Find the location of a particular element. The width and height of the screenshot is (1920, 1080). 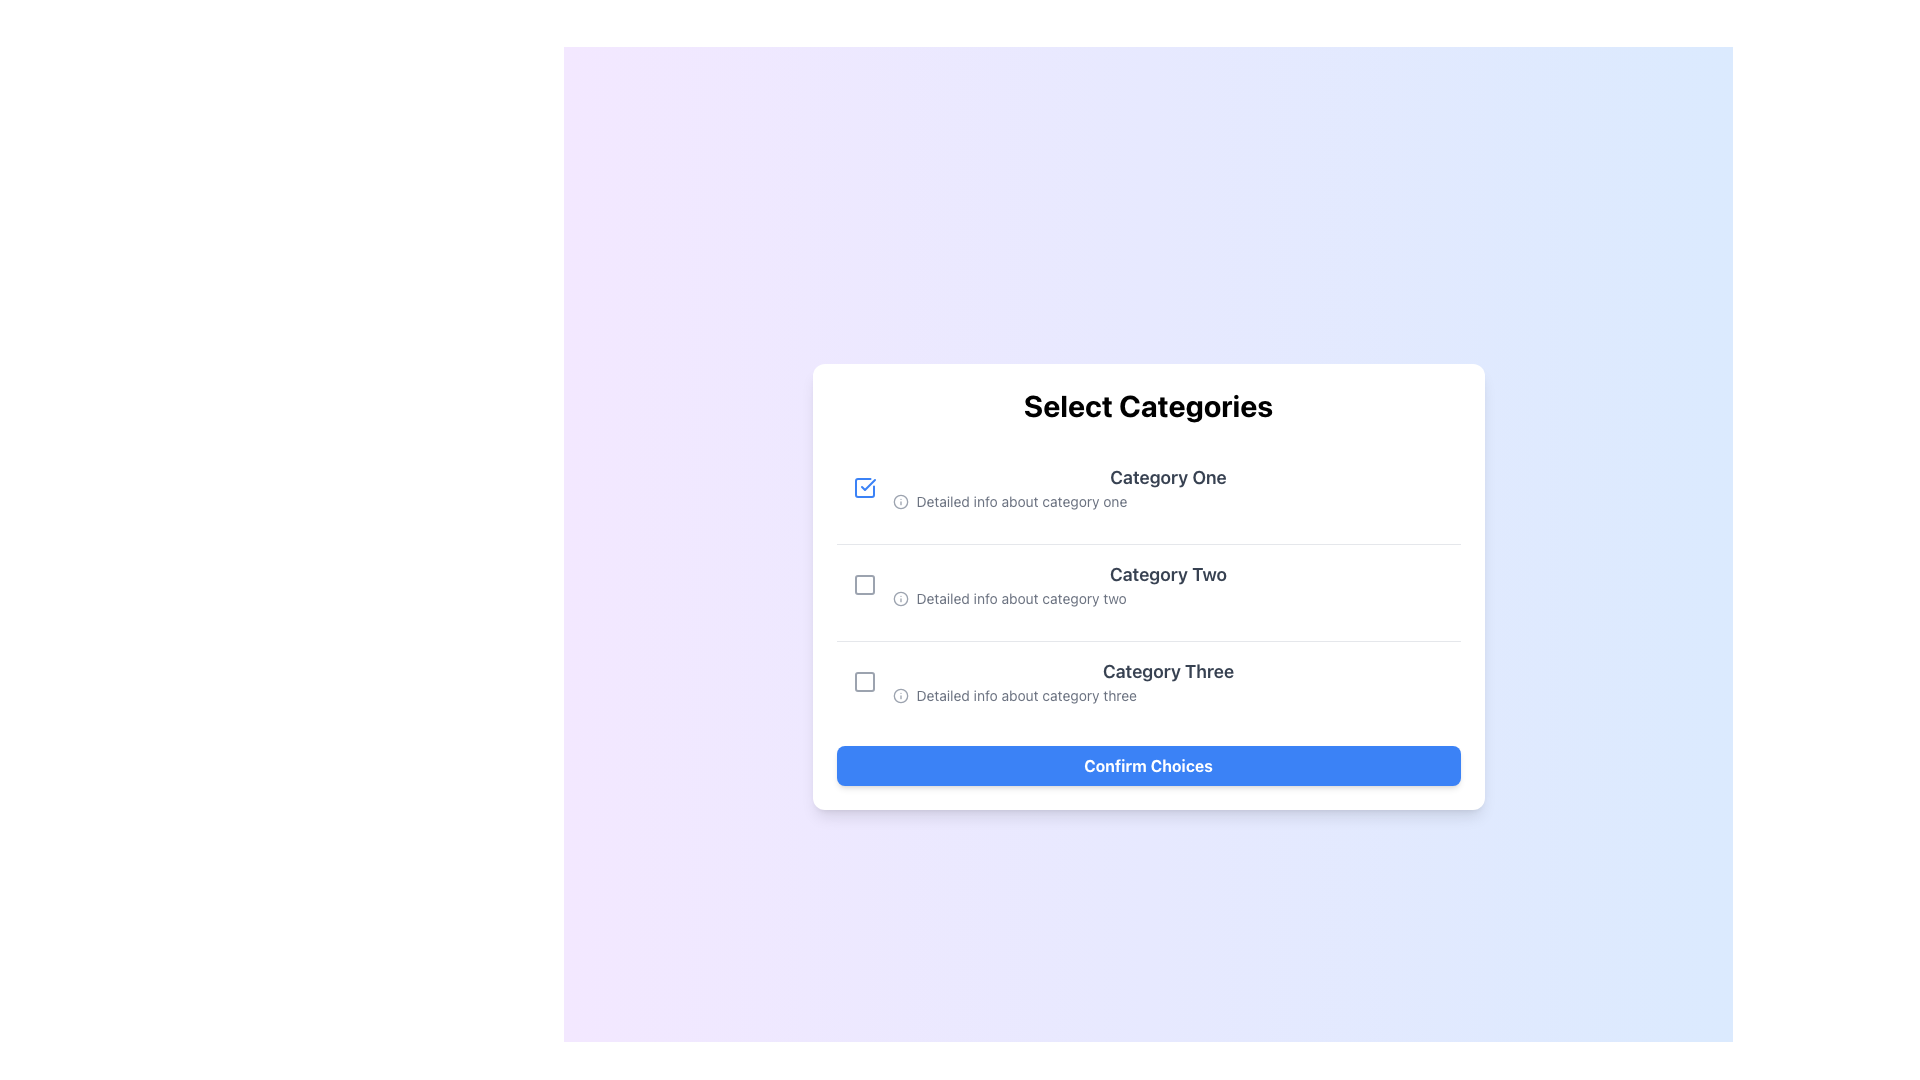

the 'info' icon with a circular border located to the left of the text 'Detailed info about category two' in the second row of the 'Select Categories' interface is located at coordinates (899, 597).